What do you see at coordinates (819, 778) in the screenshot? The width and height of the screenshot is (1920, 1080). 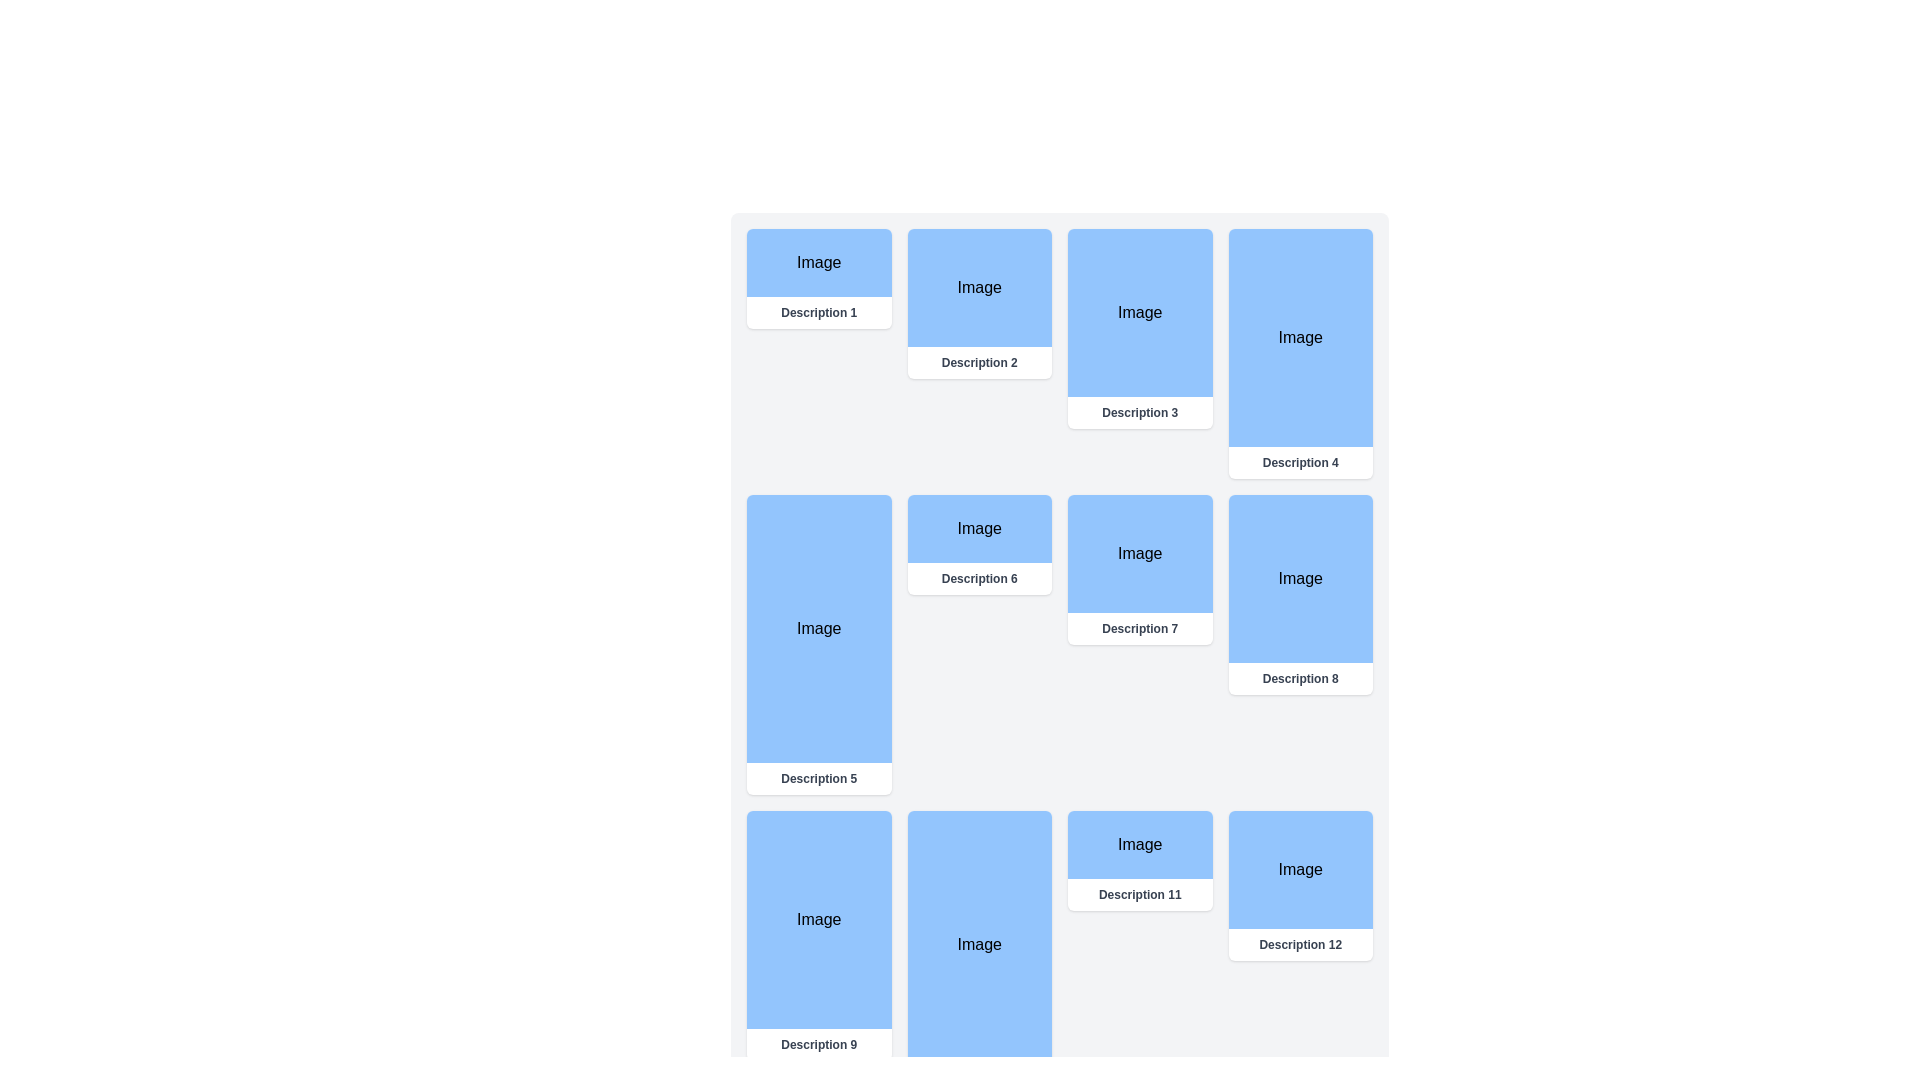 I see `text content of the label displaying 'Description 5', which is styled in gray color and bold lettering, located beneath a blue rectangular image` at bounding box center [819, 778].